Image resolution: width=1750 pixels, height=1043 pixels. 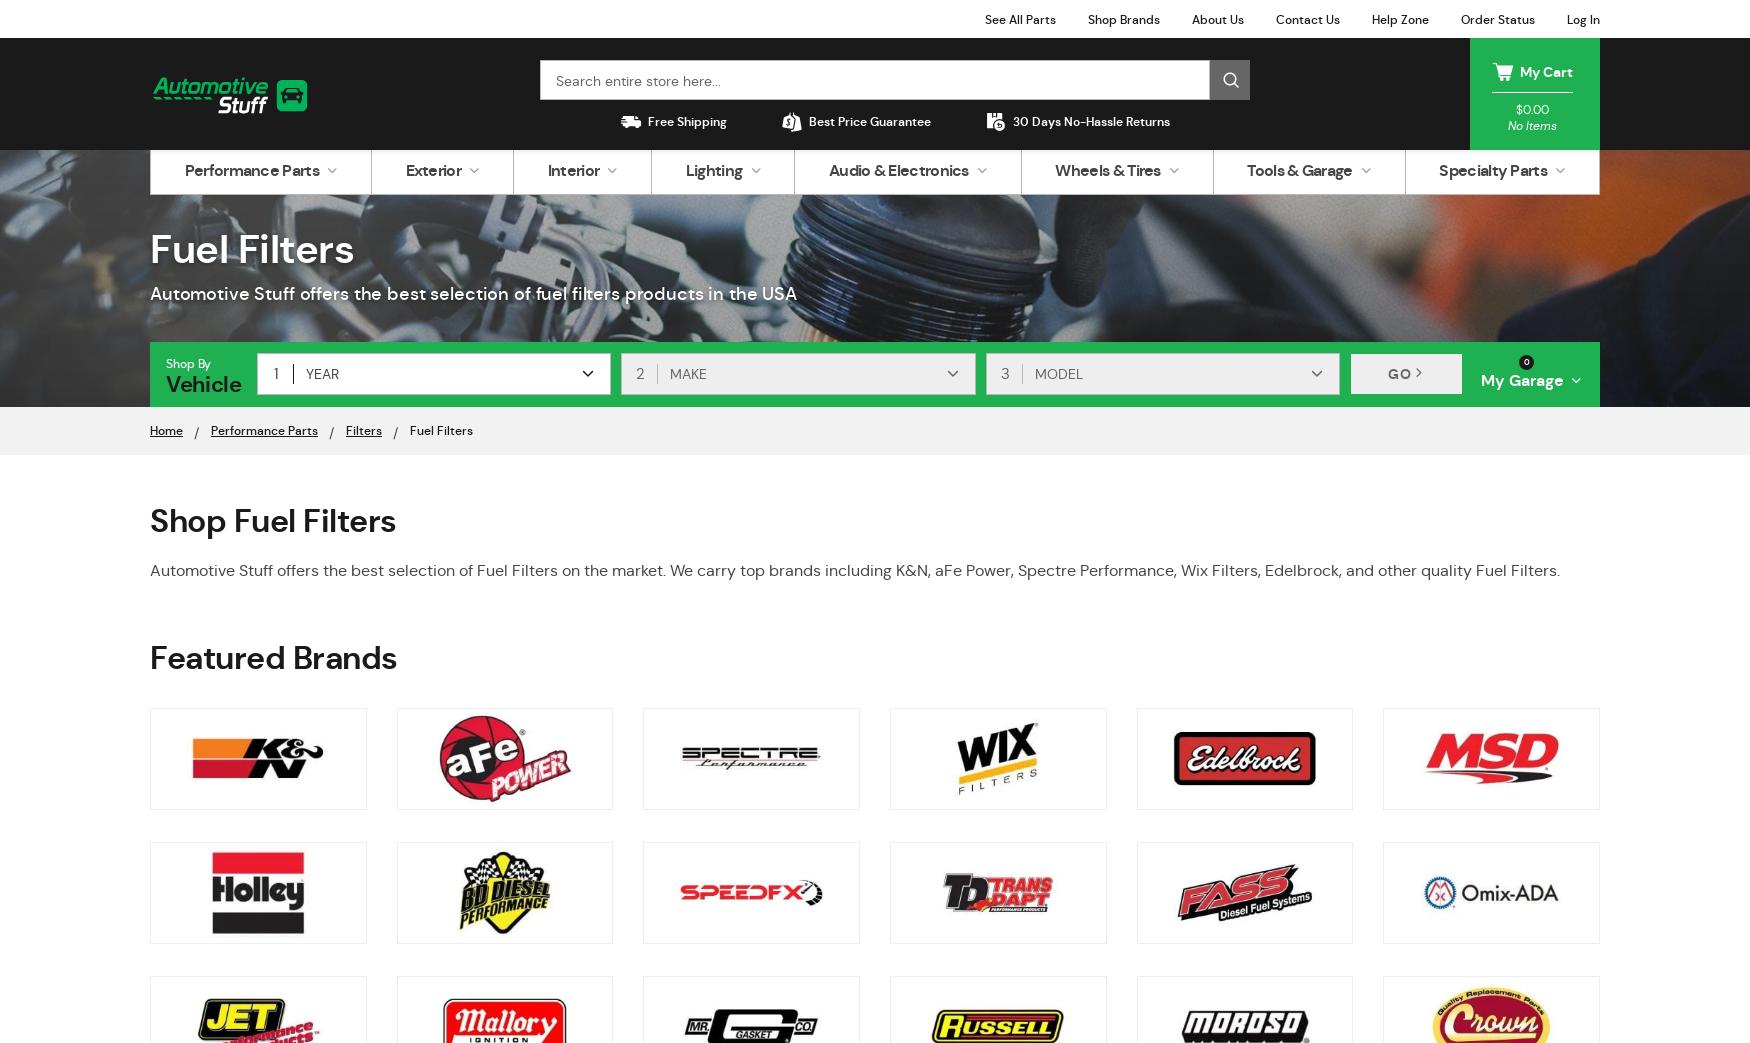 What do you see at coordinates (1545, 70) in the screenshot?
I see `'My Cart'` at bounding box center [1545, 70].